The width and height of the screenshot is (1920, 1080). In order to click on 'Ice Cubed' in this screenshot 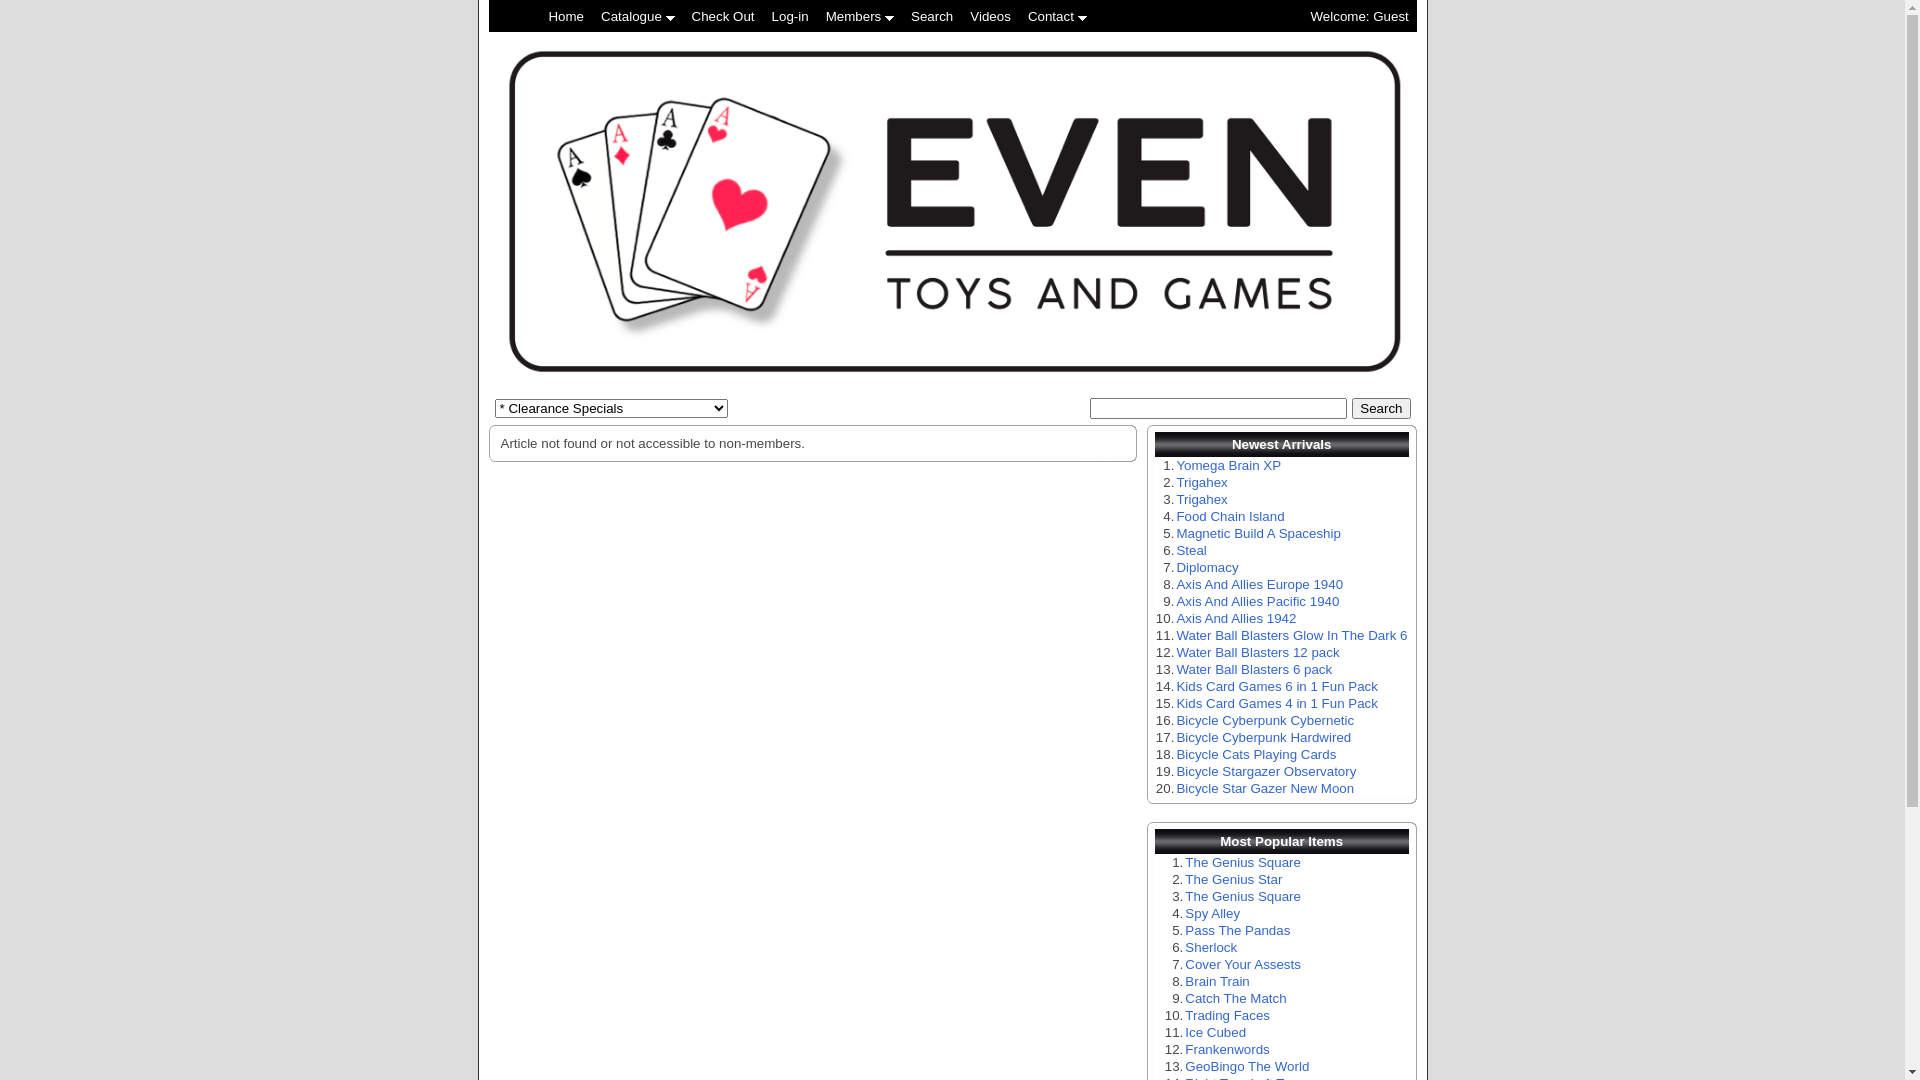, I will do `click(1185, 1032)`.